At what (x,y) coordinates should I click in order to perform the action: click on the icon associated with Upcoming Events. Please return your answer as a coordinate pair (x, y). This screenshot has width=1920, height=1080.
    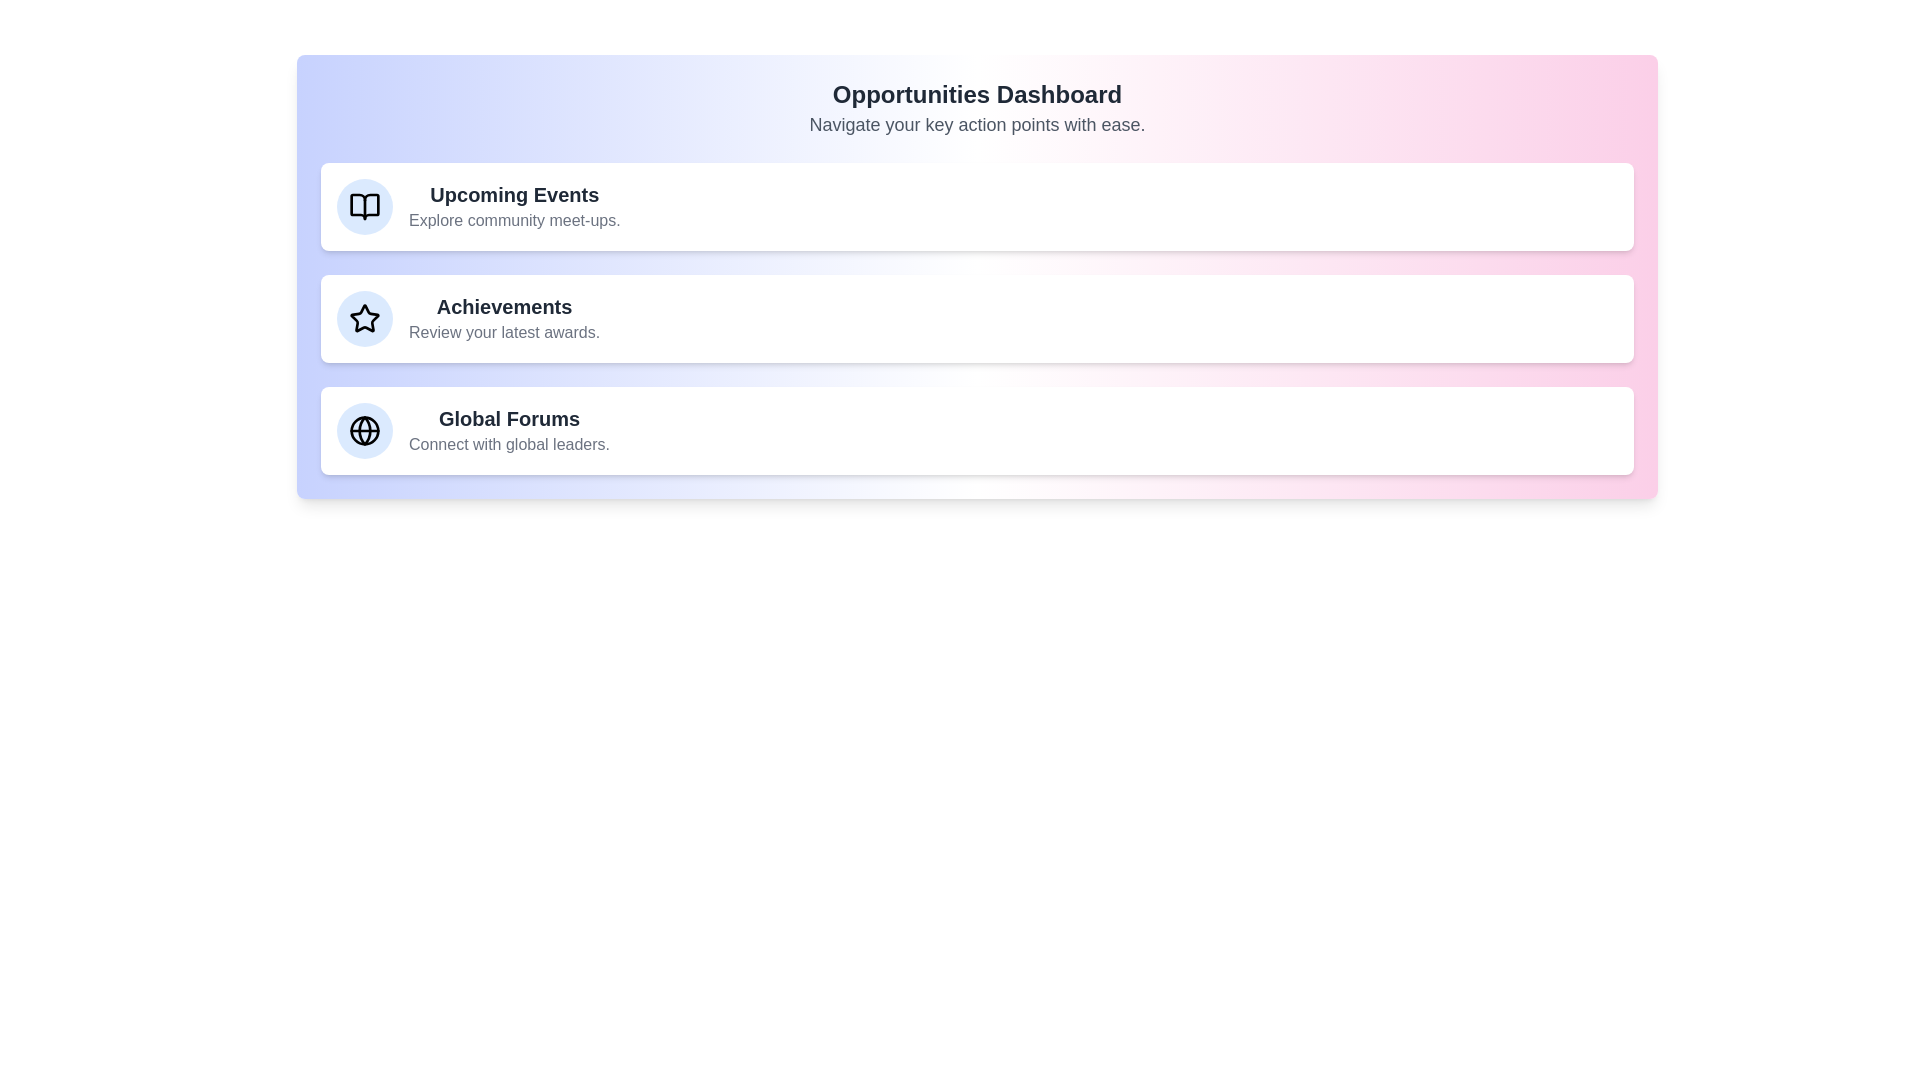
    Looking at the image, I should click on (364, 207).